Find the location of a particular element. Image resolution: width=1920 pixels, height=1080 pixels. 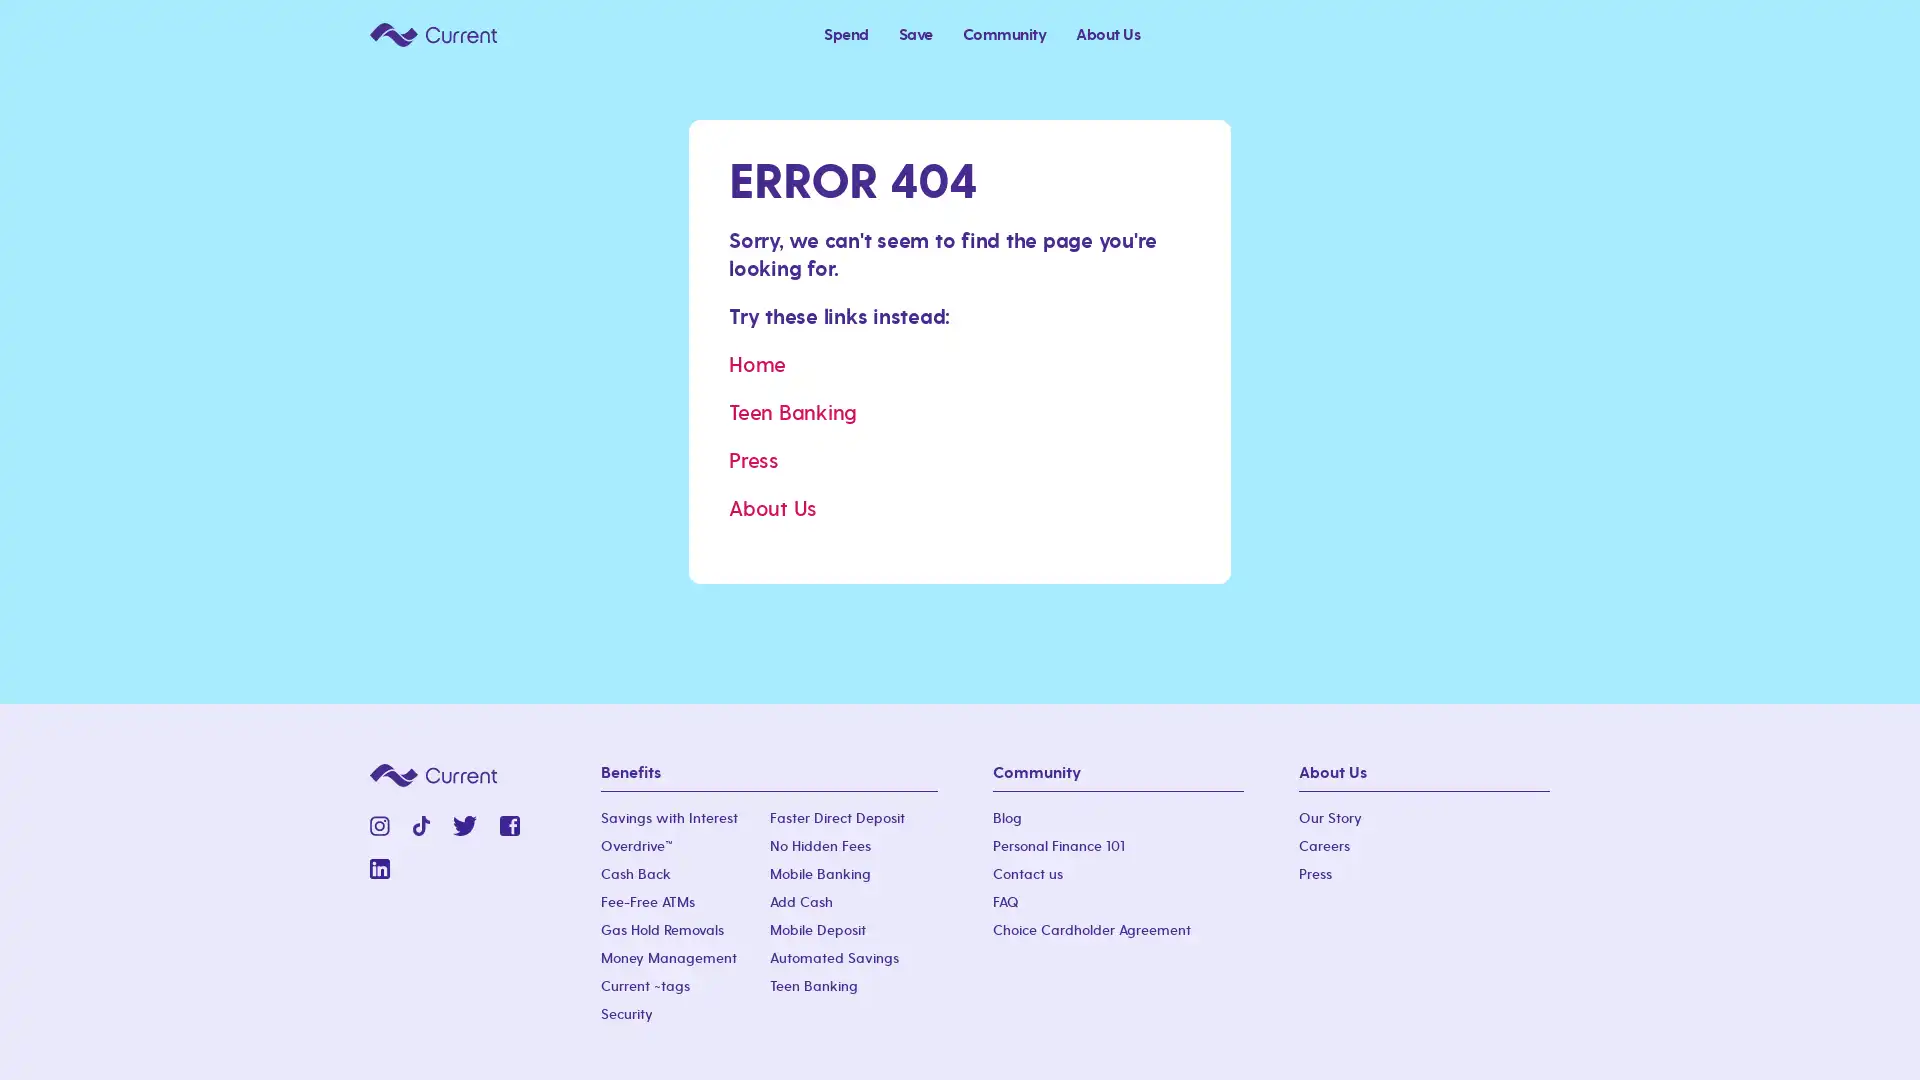

Press is located at coordinates (1315, 874).